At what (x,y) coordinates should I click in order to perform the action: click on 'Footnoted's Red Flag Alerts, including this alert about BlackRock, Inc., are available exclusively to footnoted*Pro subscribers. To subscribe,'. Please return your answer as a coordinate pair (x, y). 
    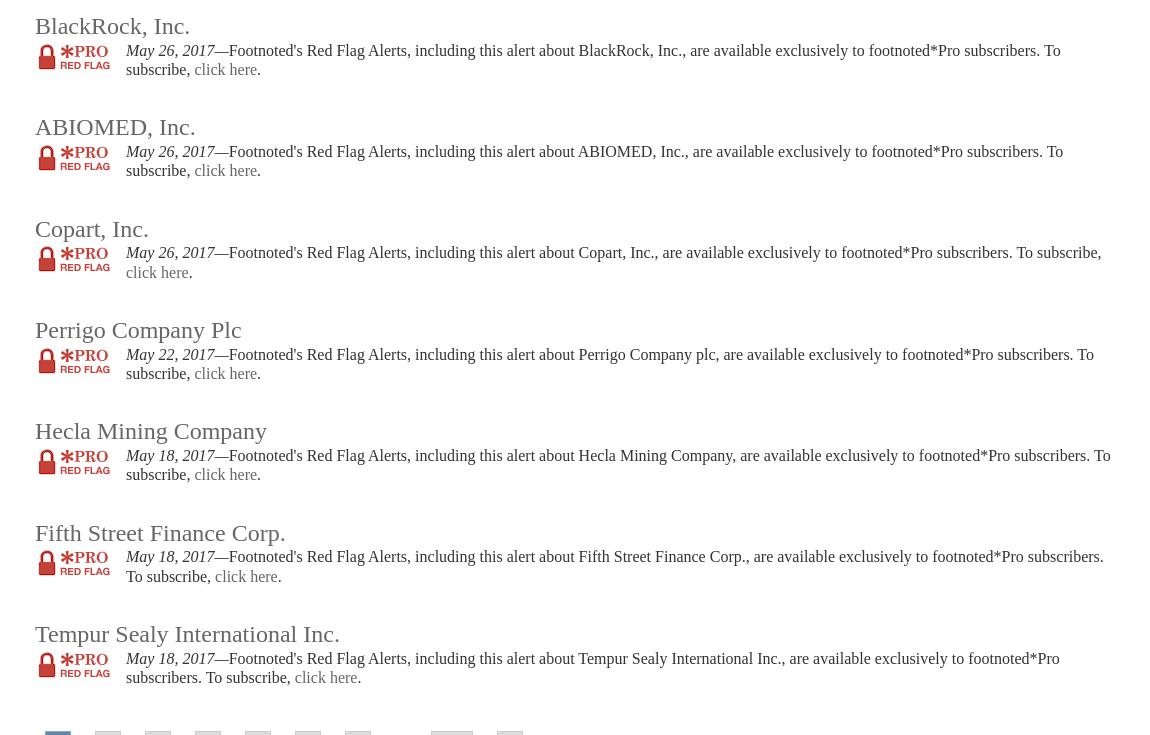
    Looking at the image, I should click on (125, 59).